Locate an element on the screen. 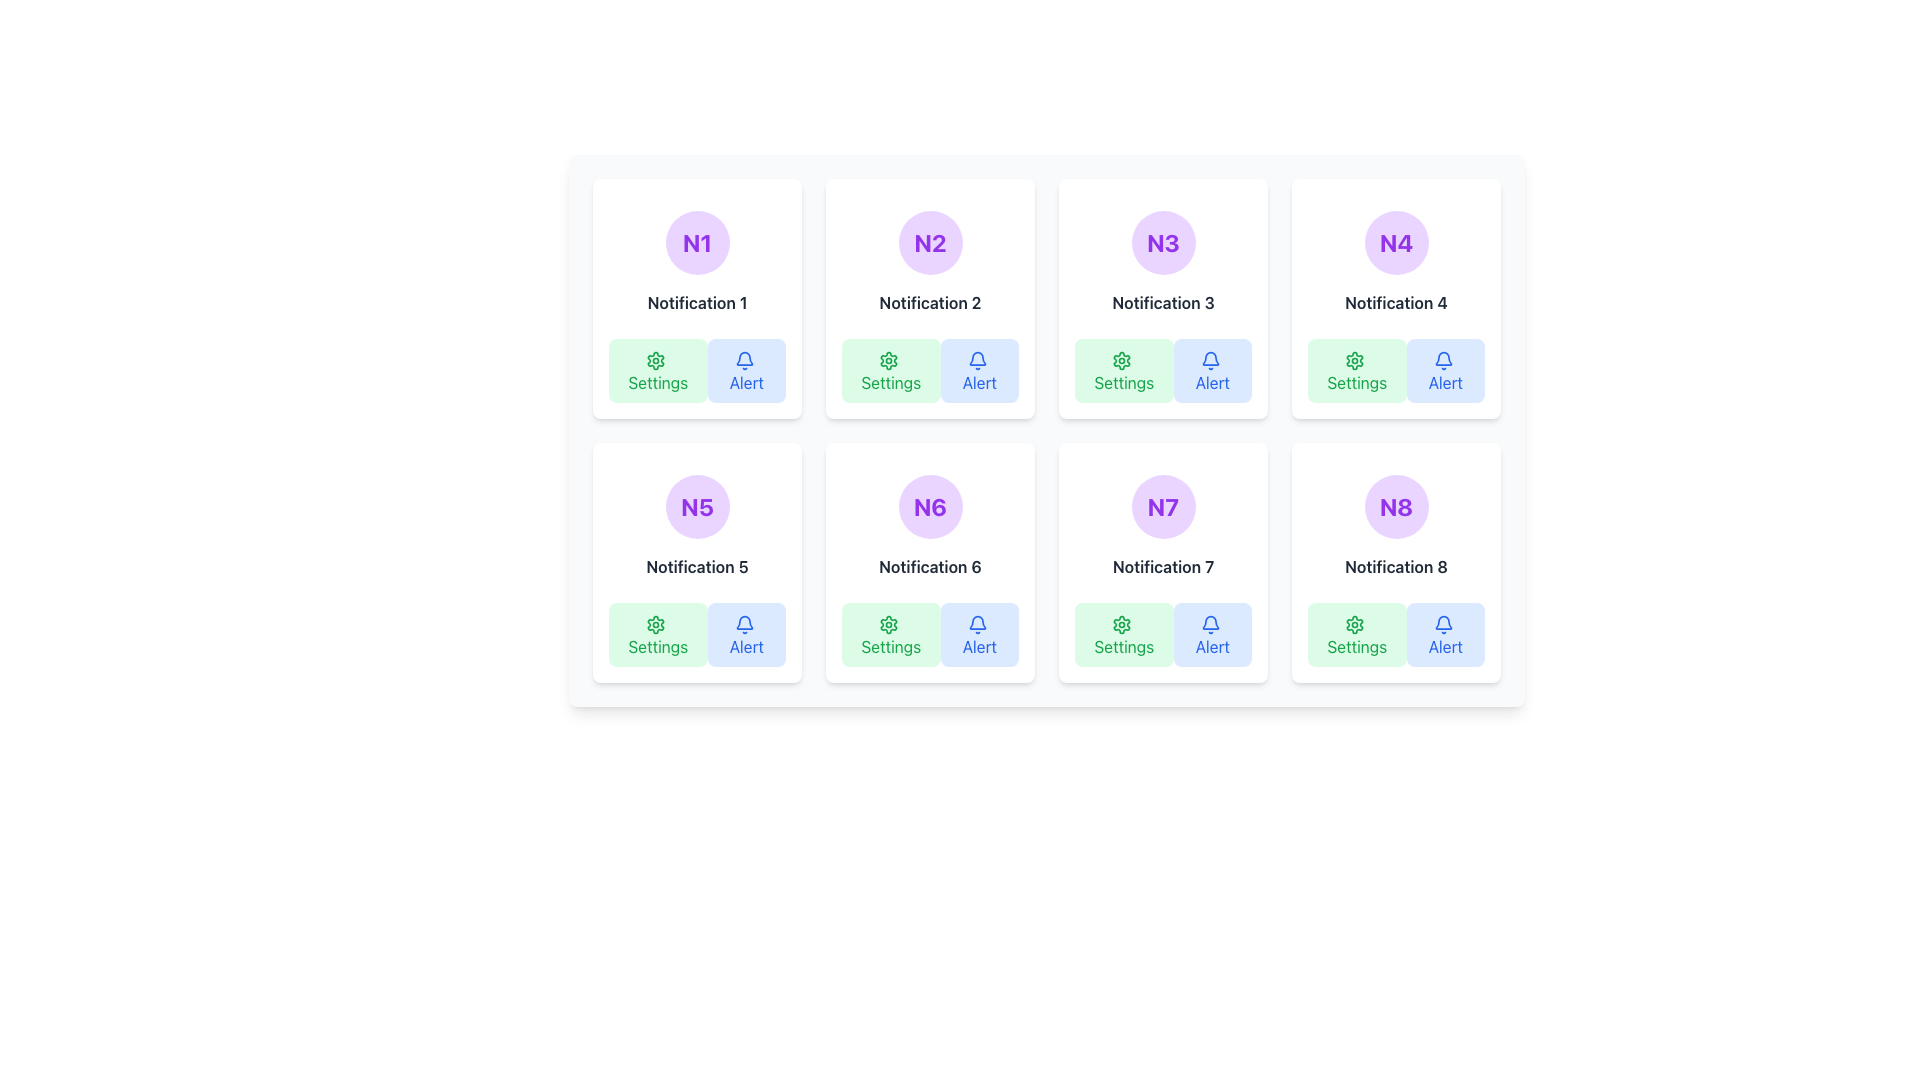 The height and width of the screenshot is (1080, 1920). the label or badge that identifies the associated notification card in the grid, specifically the eighth card in the last column of the second row is located at coordinates (1395, 505).